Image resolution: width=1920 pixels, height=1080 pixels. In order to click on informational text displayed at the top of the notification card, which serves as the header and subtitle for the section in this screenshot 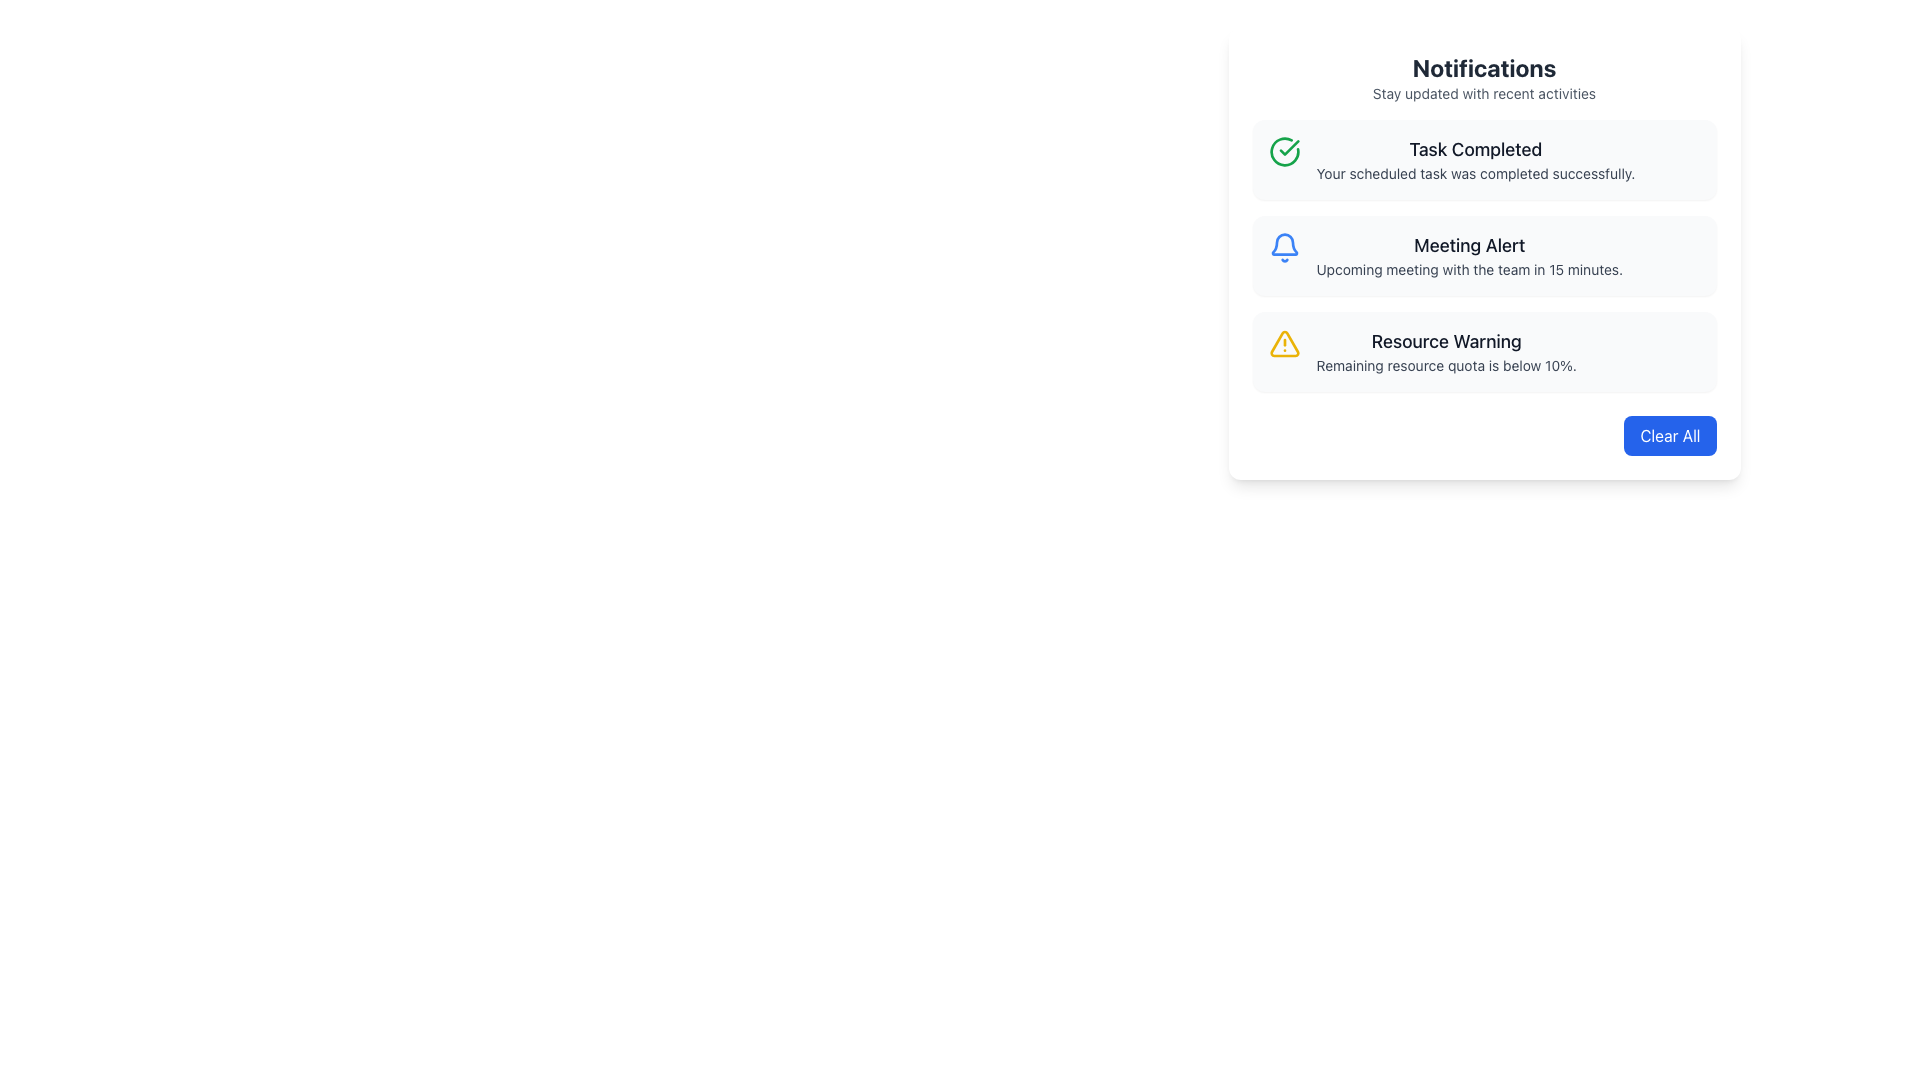, I will do `click(1484, 76)`.